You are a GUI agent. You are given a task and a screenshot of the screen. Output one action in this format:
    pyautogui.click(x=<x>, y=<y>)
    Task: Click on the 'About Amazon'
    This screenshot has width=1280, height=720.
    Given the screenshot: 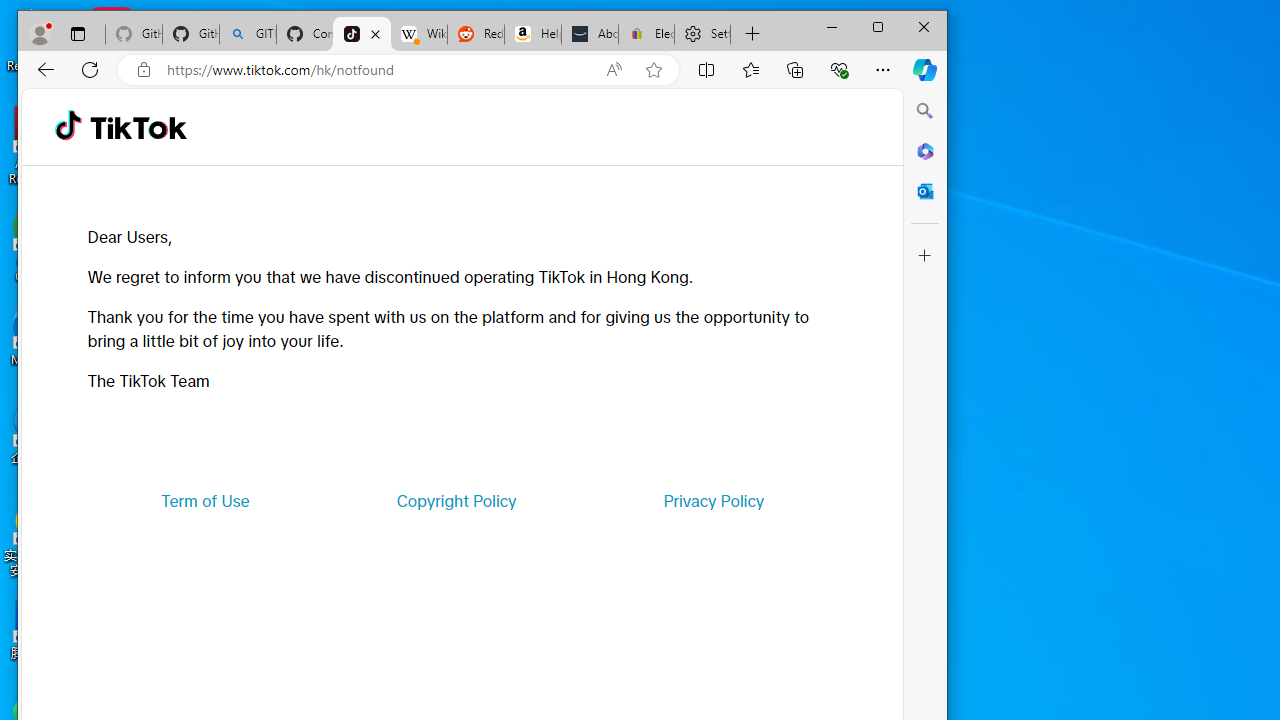 What is the action you would take?
    pyautogui.click(x=589, y=34)
    